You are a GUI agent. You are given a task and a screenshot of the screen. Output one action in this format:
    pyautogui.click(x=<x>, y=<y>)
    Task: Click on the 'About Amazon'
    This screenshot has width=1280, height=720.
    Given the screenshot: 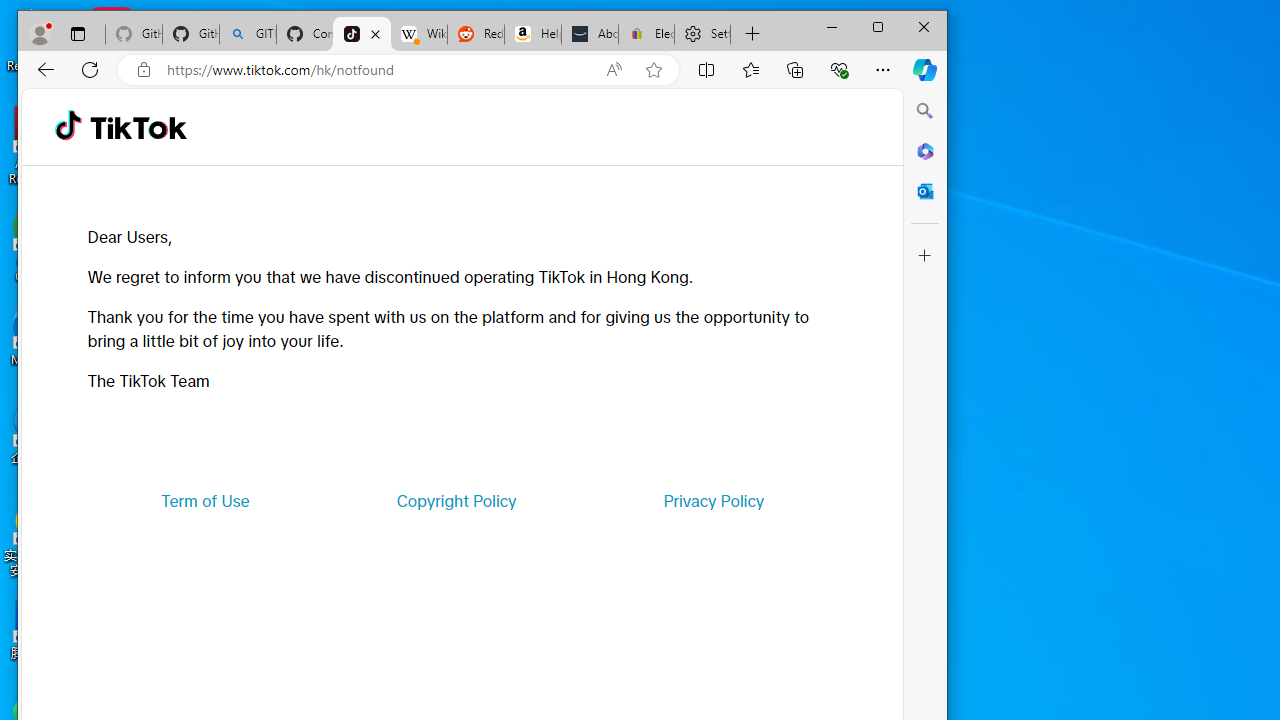 What is the action you would take?
    pyautogui.click(x=589, y=34)
    